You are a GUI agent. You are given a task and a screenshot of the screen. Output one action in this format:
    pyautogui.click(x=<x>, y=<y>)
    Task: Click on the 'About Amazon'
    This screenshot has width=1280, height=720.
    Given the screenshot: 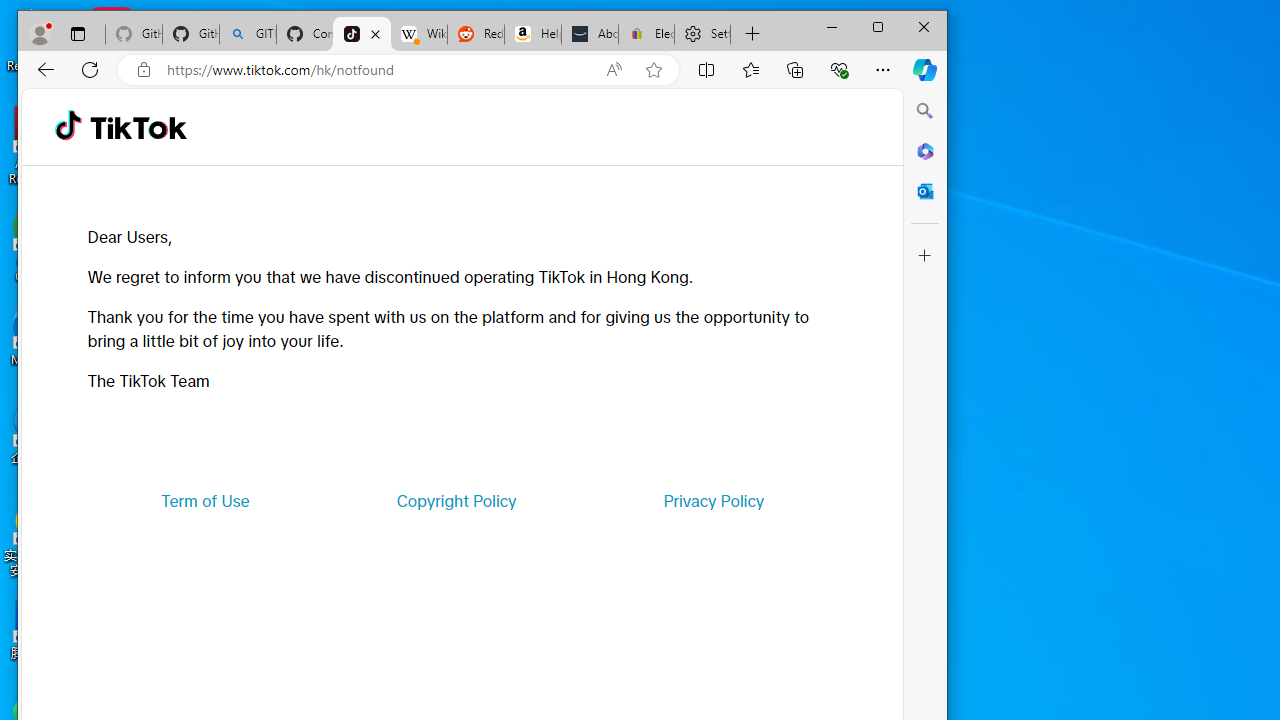 What is the action you would take?
    pyautogui.click(x=589, y=34)
    